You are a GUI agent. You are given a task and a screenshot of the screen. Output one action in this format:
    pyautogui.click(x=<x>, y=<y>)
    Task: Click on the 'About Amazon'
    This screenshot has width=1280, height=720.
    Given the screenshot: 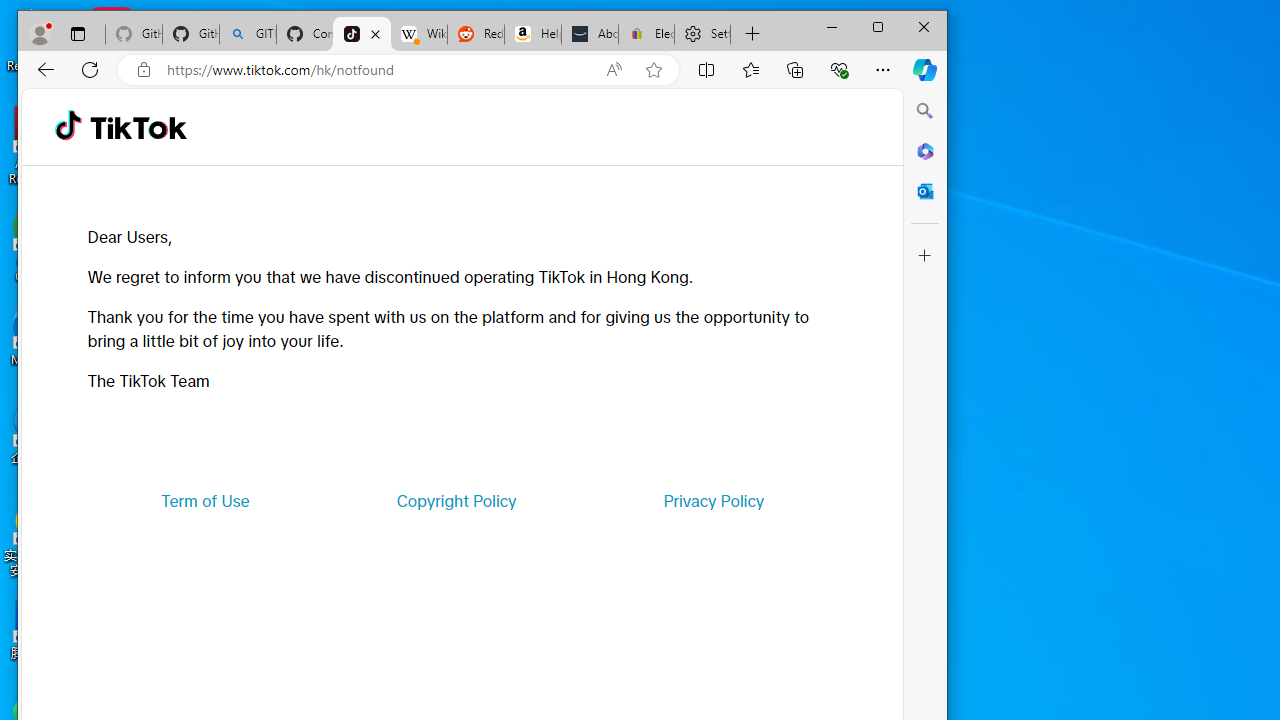 What is the action you would take?
    pyautogui.click(x=589, y=34)
    